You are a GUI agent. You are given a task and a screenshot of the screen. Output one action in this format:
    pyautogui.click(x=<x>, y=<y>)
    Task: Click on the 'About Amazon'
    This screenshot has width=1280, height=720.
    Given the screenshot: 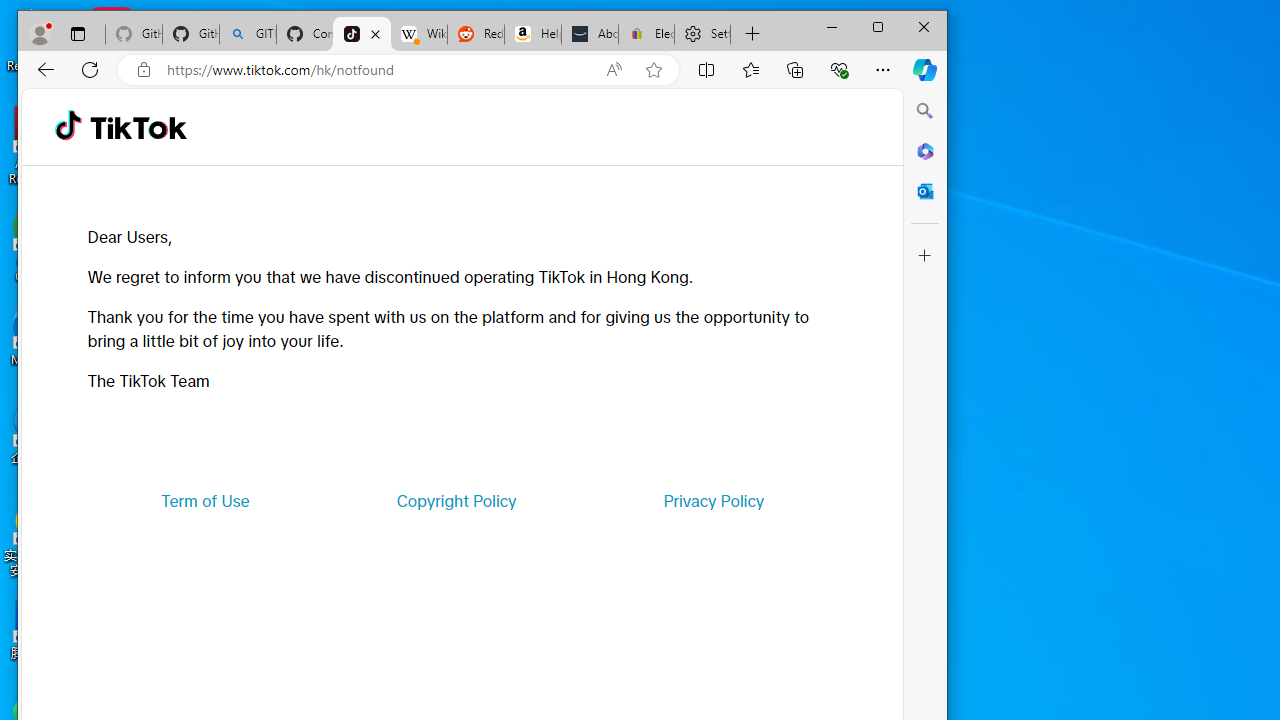 What is the action you would take?
    pyautogui.click(x=589, y=34)
    